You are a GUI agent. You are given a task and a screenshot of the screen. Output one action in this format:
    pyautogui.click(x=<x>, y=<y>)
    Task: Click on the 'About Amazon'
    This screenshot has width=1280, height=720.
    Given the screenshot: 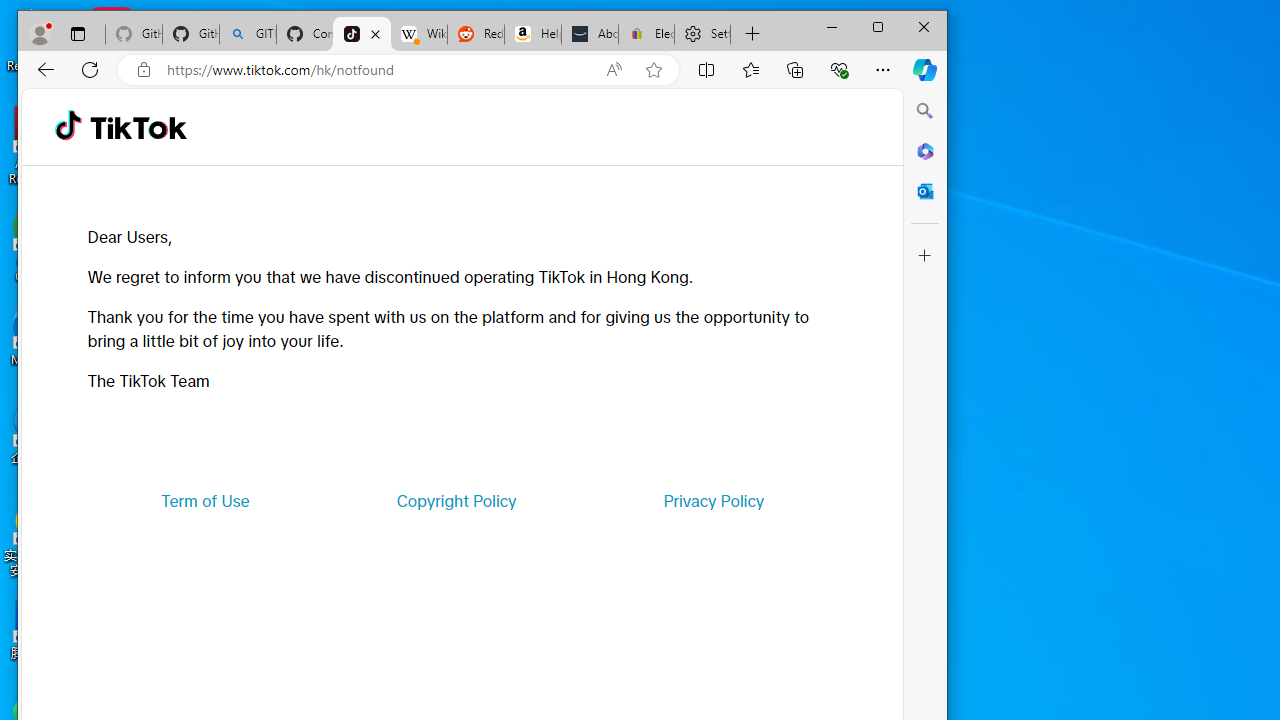 What is the action you would take?
    pyautogui.click(x=589, y=34)
    